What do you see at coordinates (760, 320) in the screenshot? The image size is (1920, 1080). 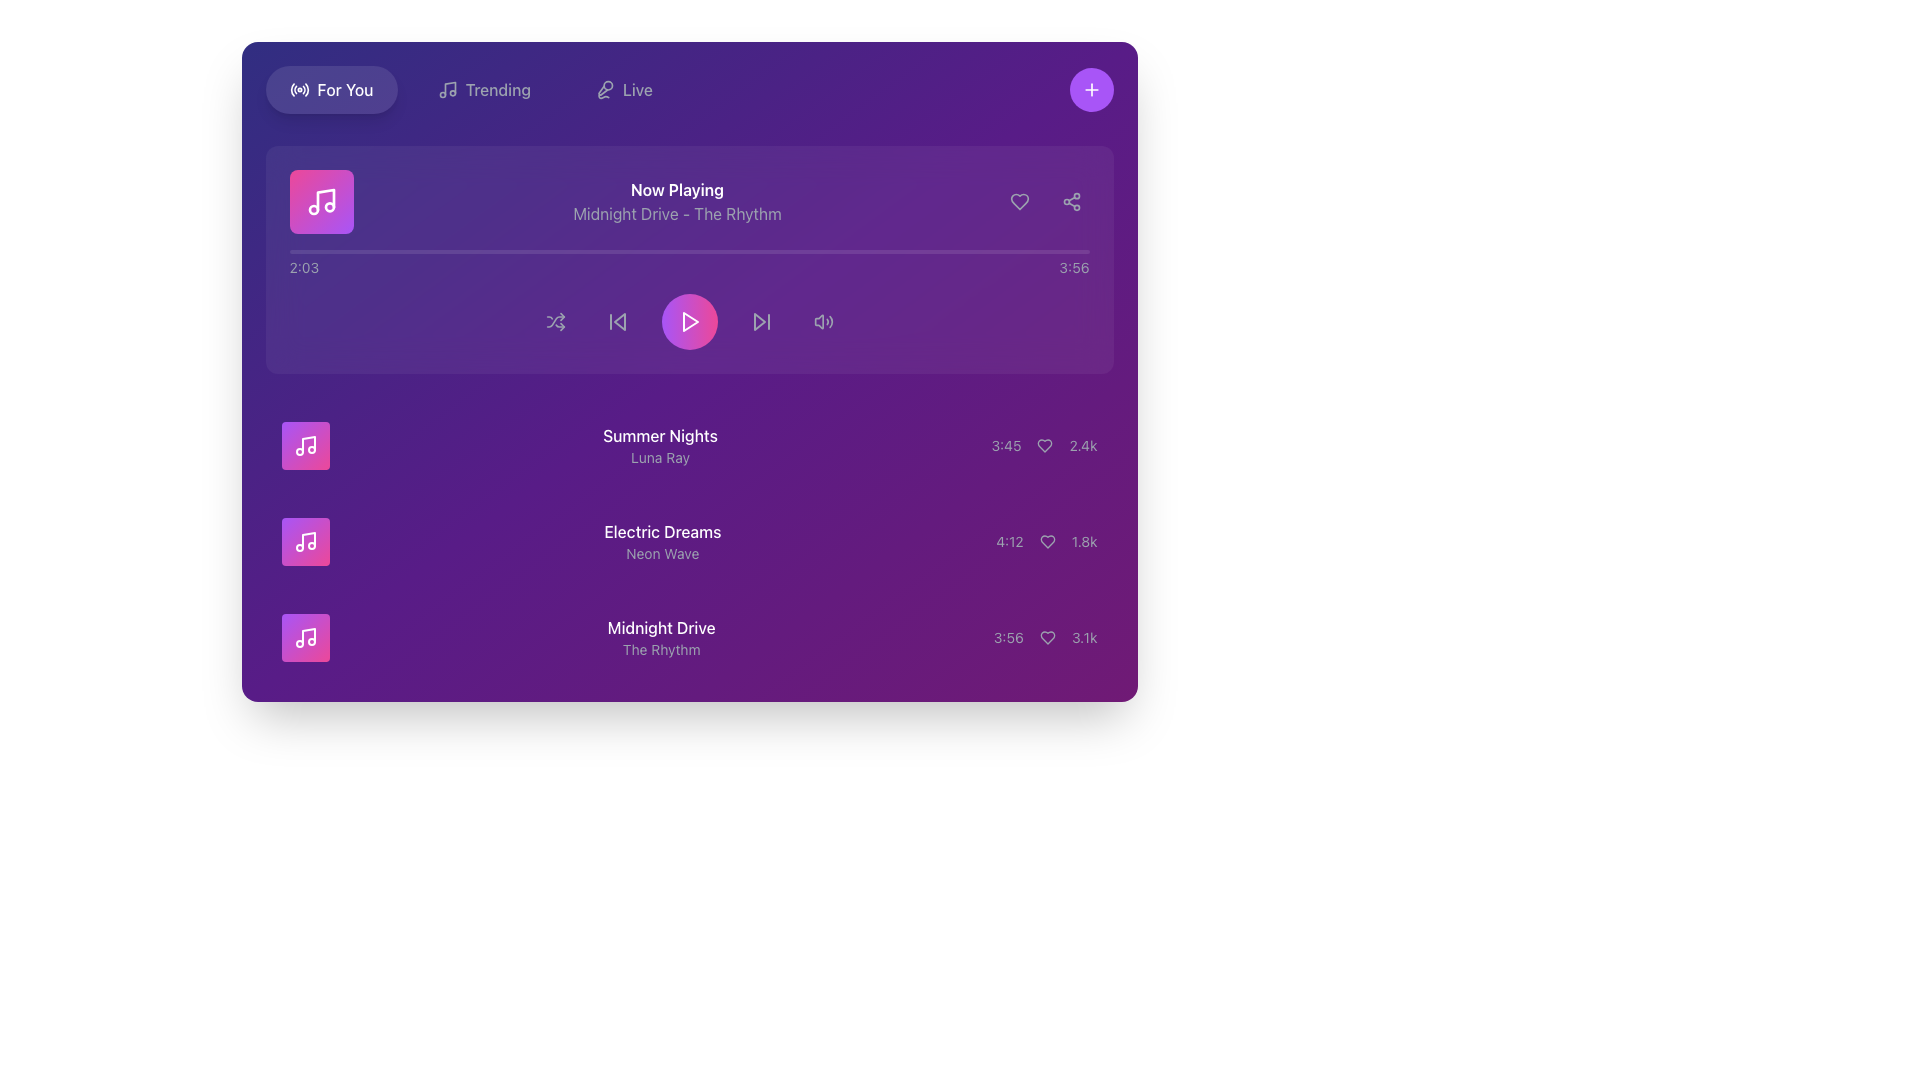 I see `the 'Next Track' button, which is located centrally in the interface, positioned to the right of the play button and to the left of the volume control icon, to skip to the next track` at bounding box center [760, 320].